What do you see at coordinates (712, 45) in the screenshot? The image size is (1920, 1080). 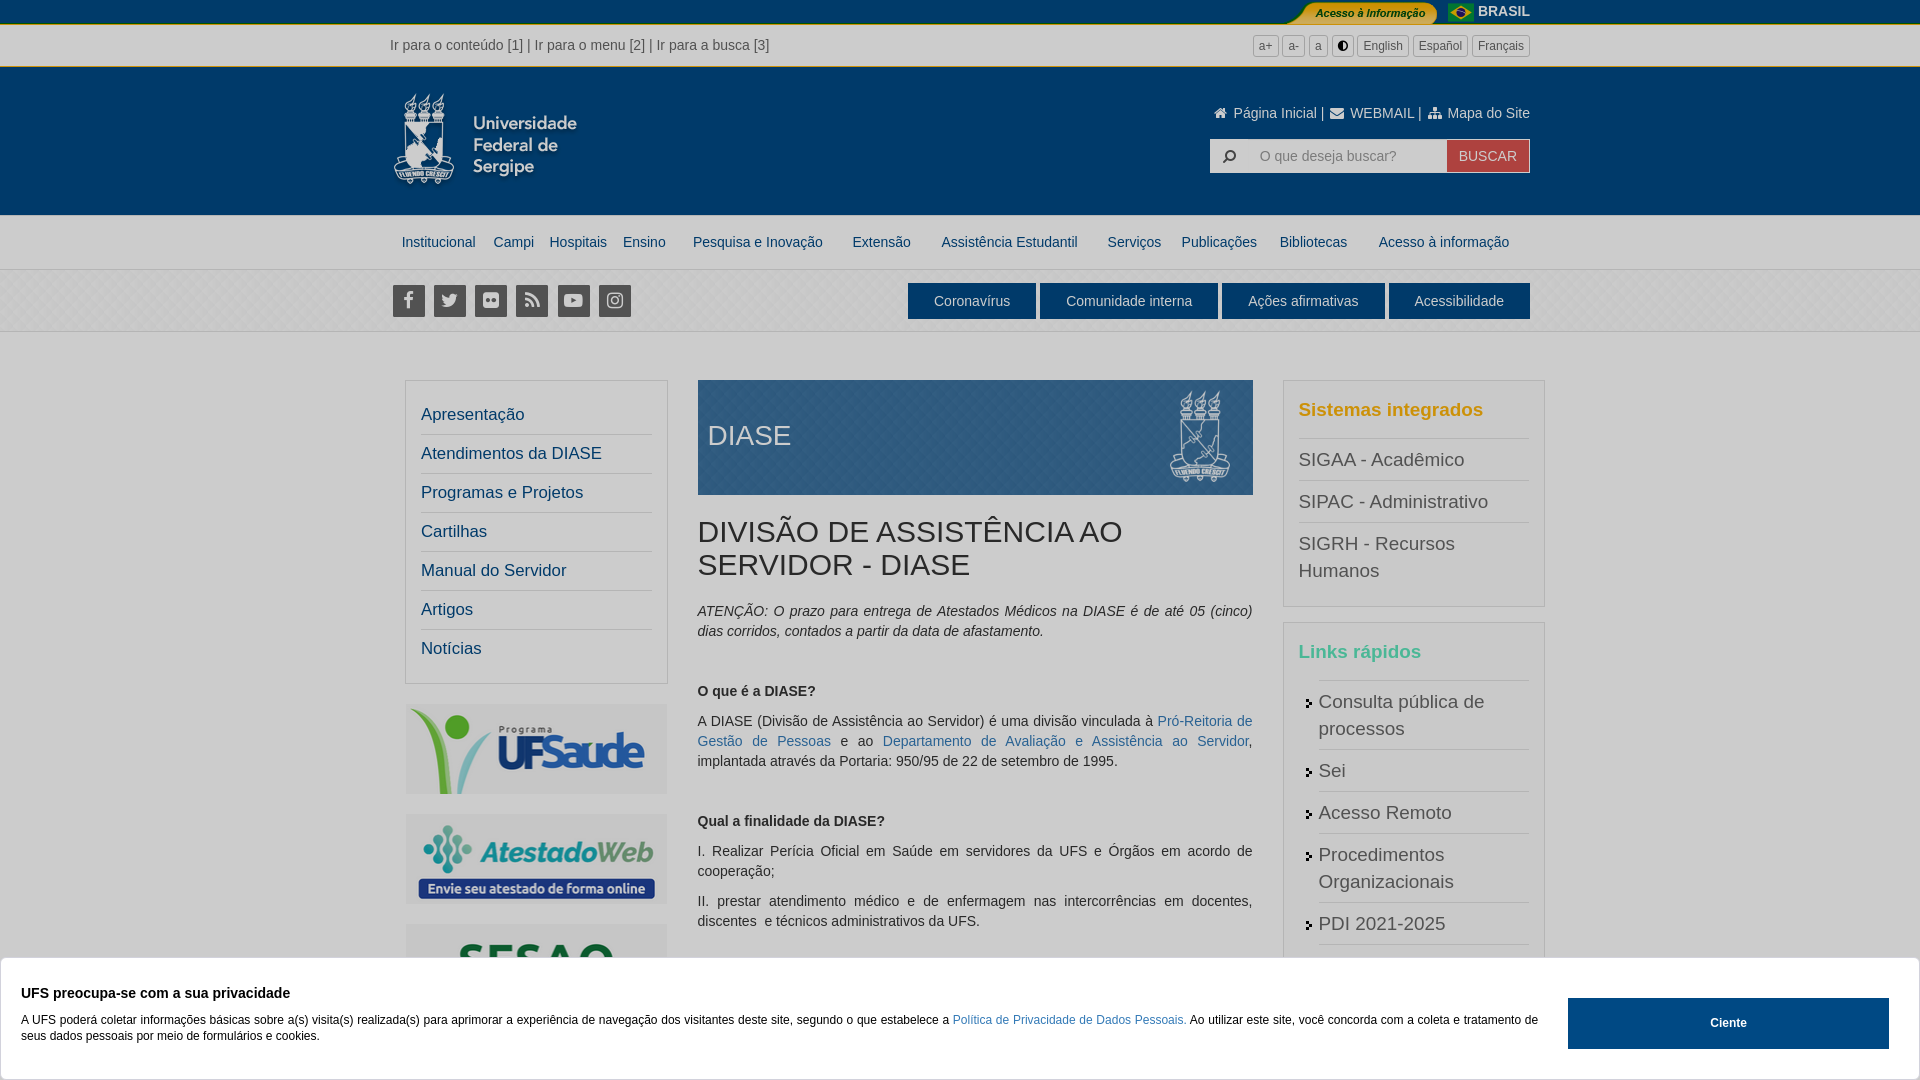 I see `'Ir para a busca [3]'` at bounding box center [712, 45].